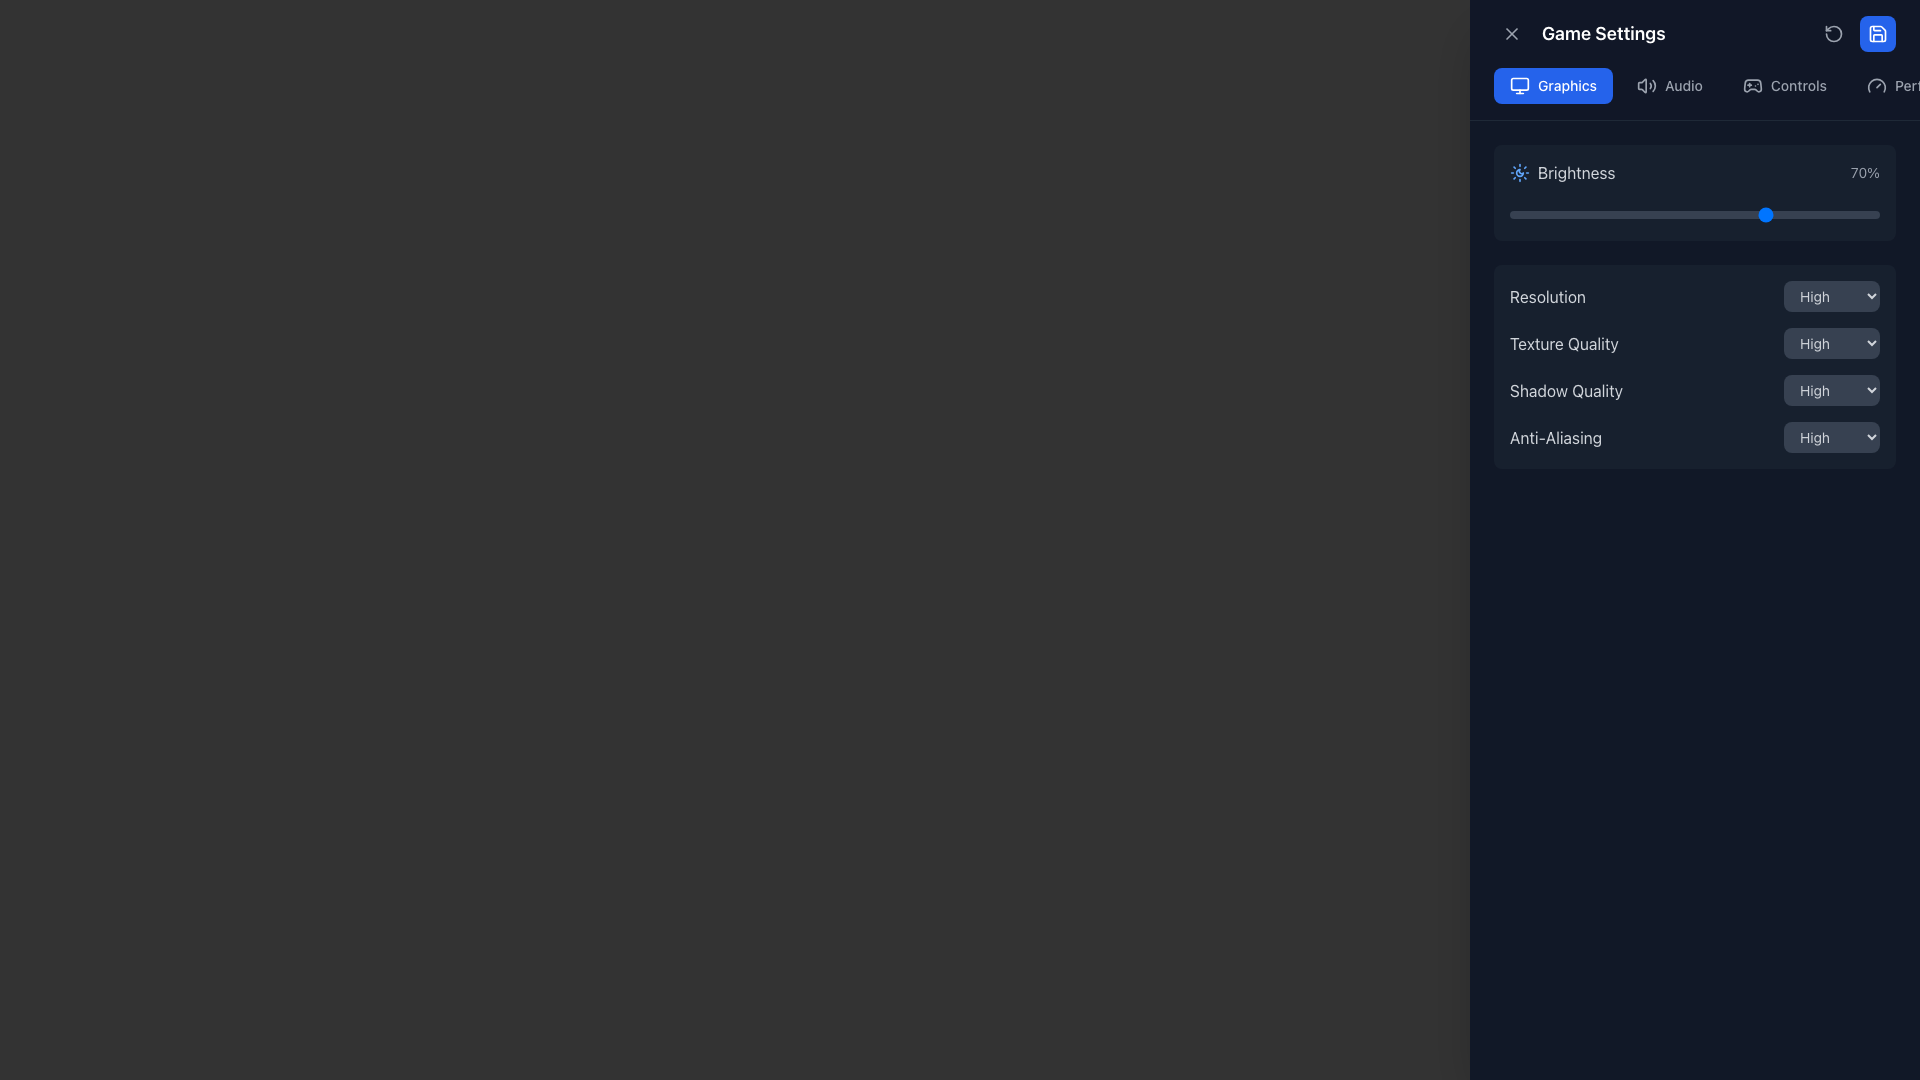 This screenshot has height=1080, width=1920. What do you see at coordinates (1832, 436) in the screenshot?
I see `the dropdown button for the 'Anti-Aliasing' setting` at bounding box center [1832, 436].